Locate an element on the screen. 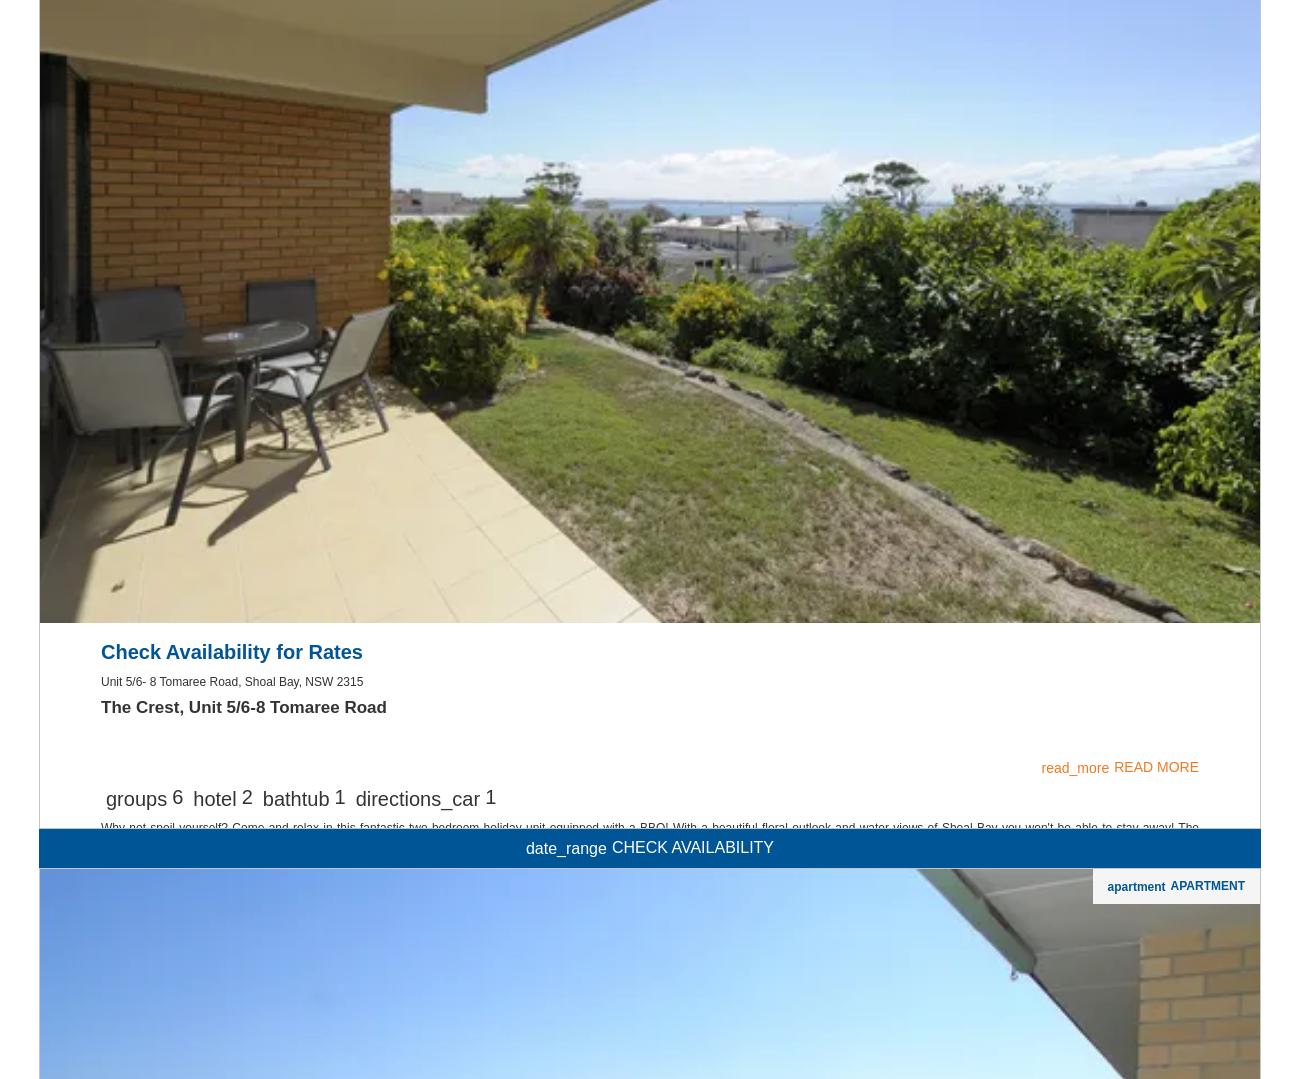  'Internet' is located at coordinates (649, 194).